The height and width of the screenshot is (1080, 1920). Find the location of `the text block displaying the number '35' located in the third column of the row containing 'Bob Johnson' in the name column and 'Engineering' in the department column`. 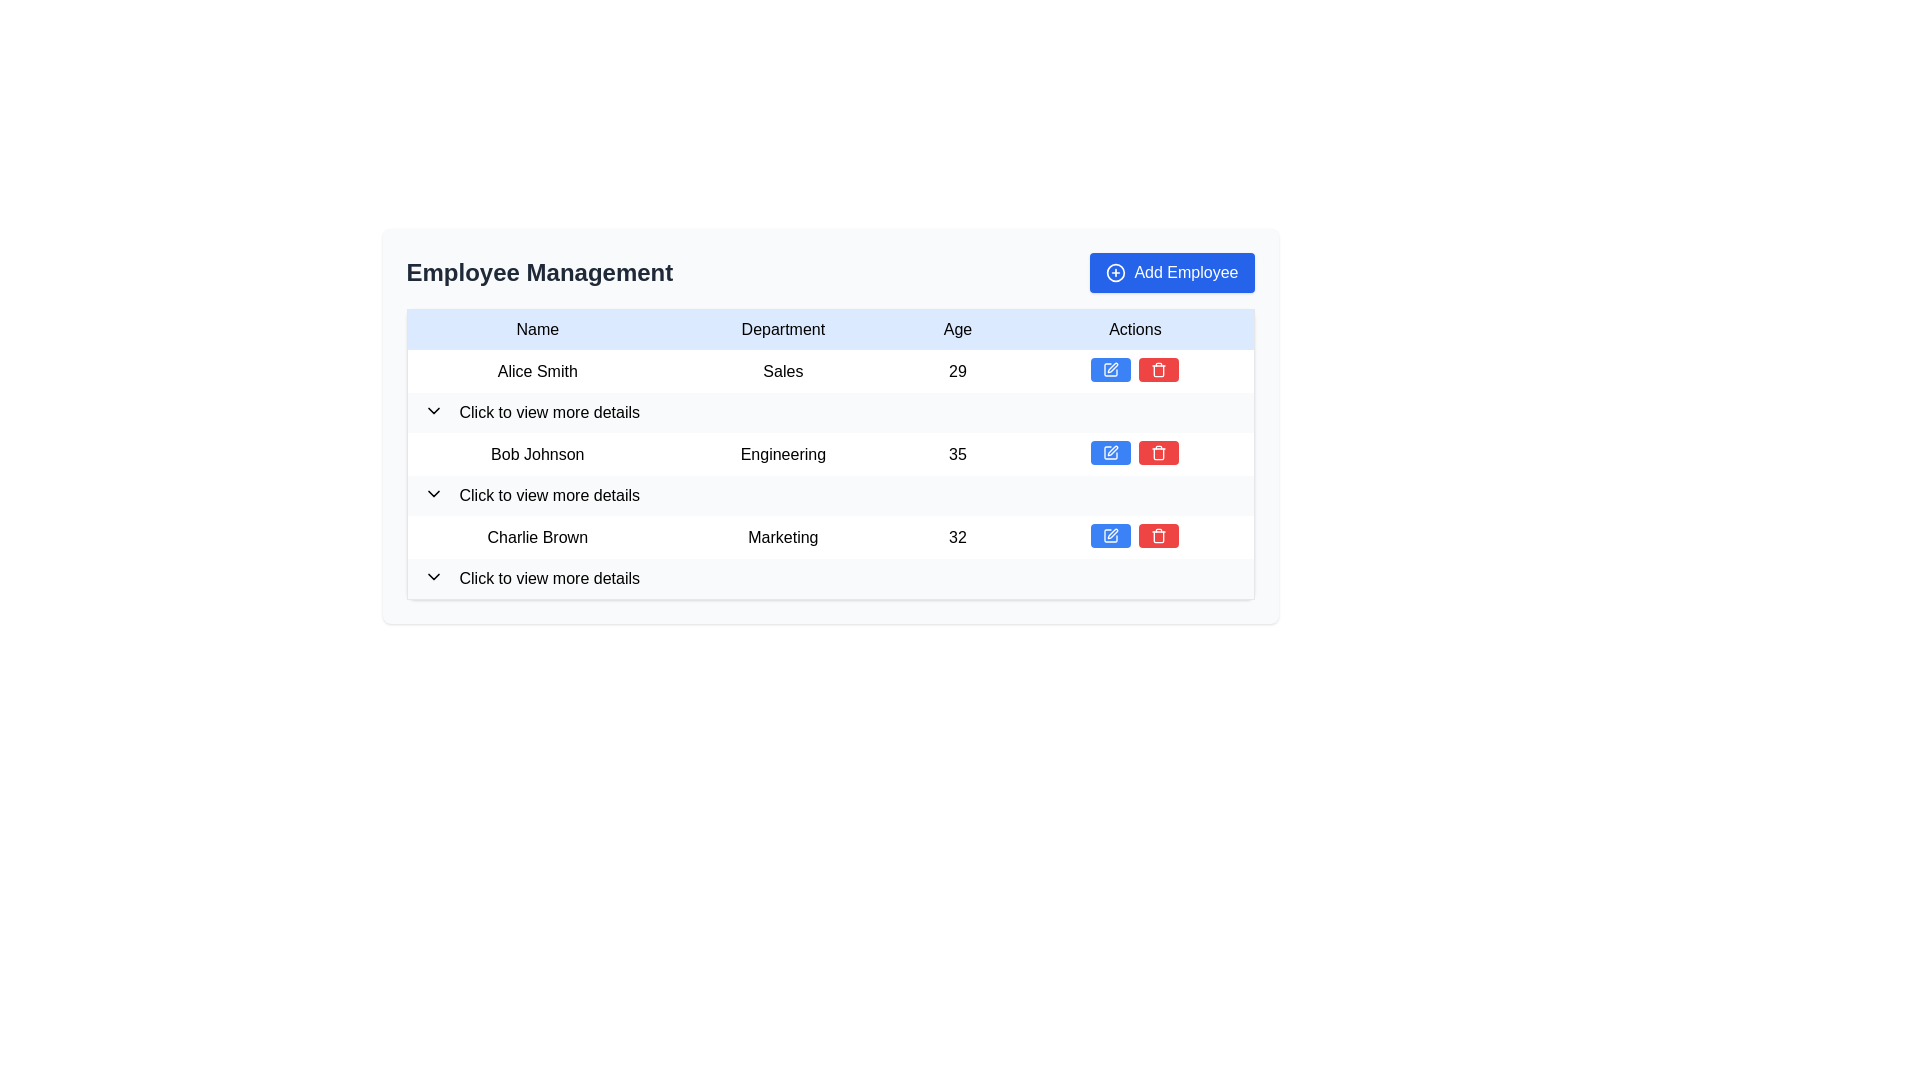

the text block displaying the number '35' located in the third column of the row containing 'Bob Johnson' in the name column and 'Engineering' in the department column is located at coordinates (957, 454).